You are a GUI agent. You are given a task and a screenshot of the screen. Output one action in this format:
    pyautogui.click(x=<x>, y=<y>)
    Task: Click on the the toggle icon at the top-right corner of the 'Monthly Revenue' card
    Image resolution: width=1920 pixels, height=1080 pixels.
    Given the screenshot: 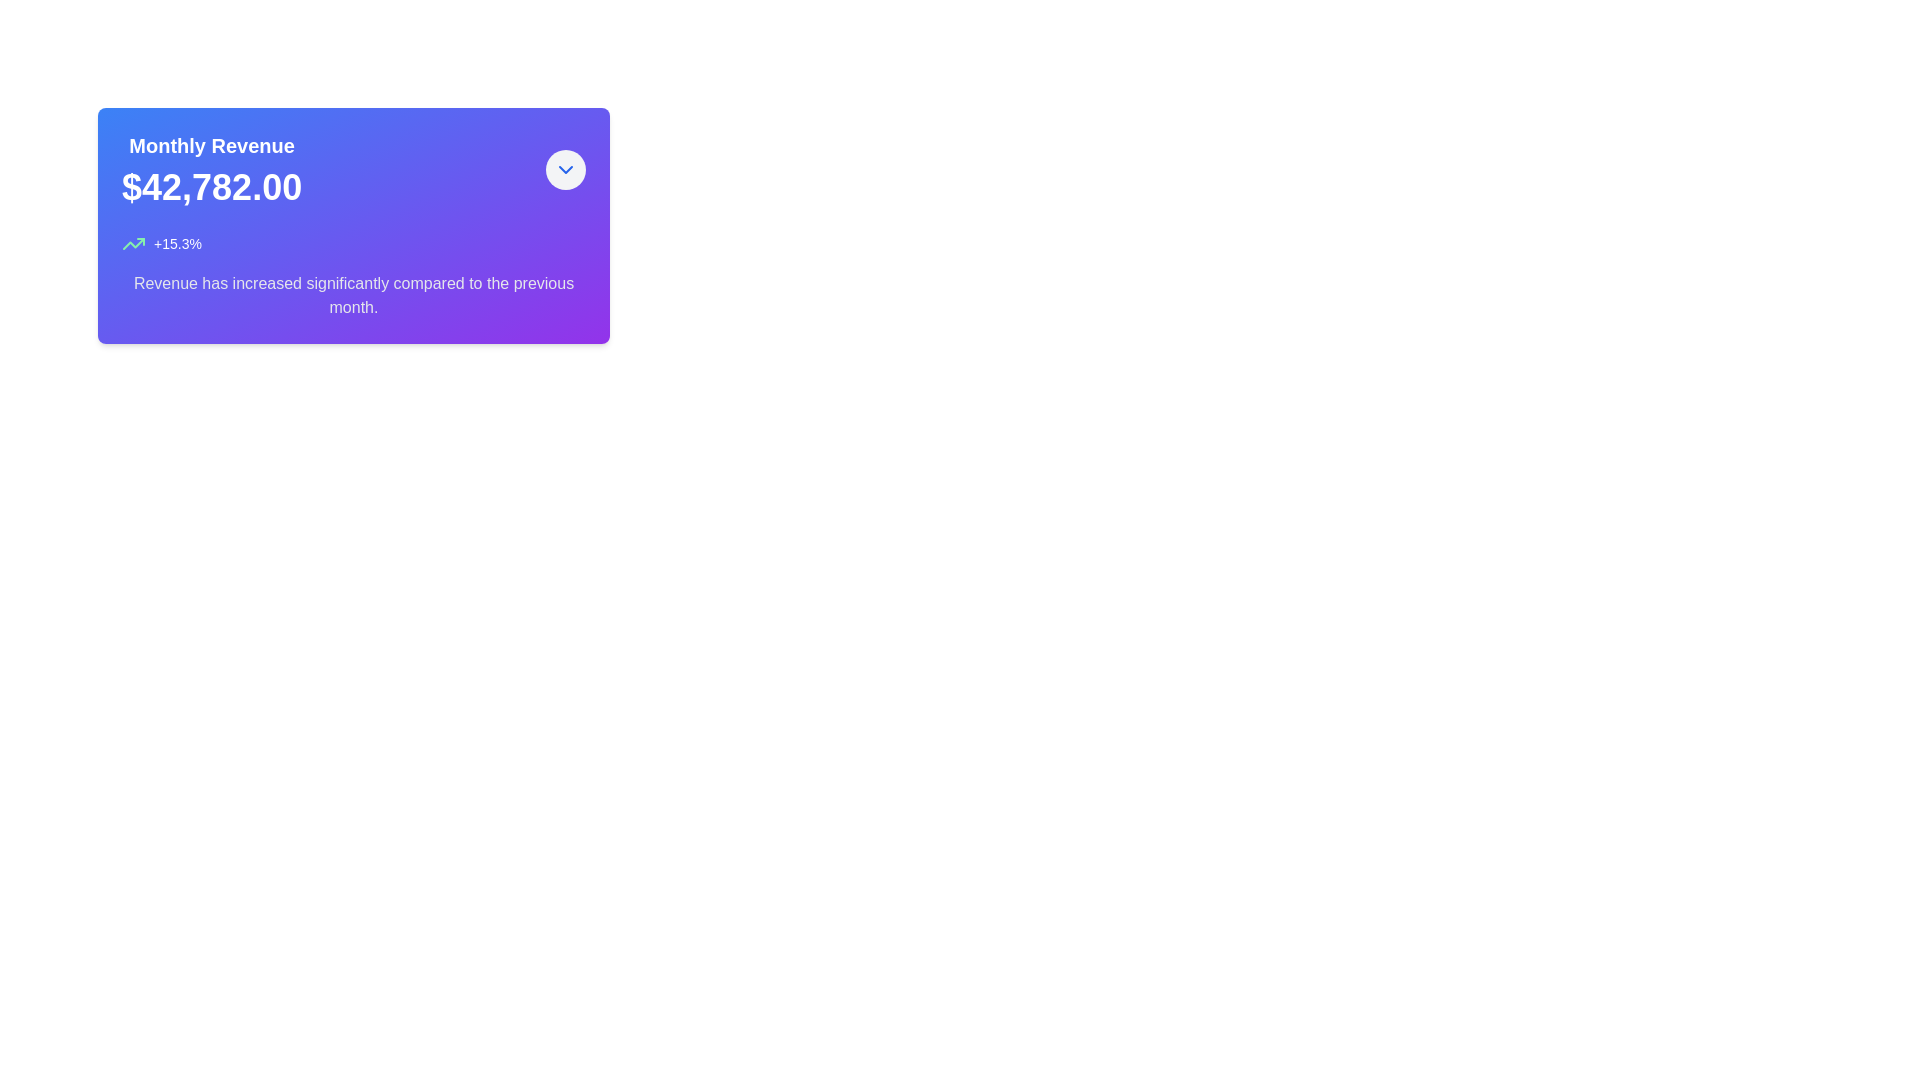 What is the action you would take?
    pyautogui.click(x=565, y=168)
    